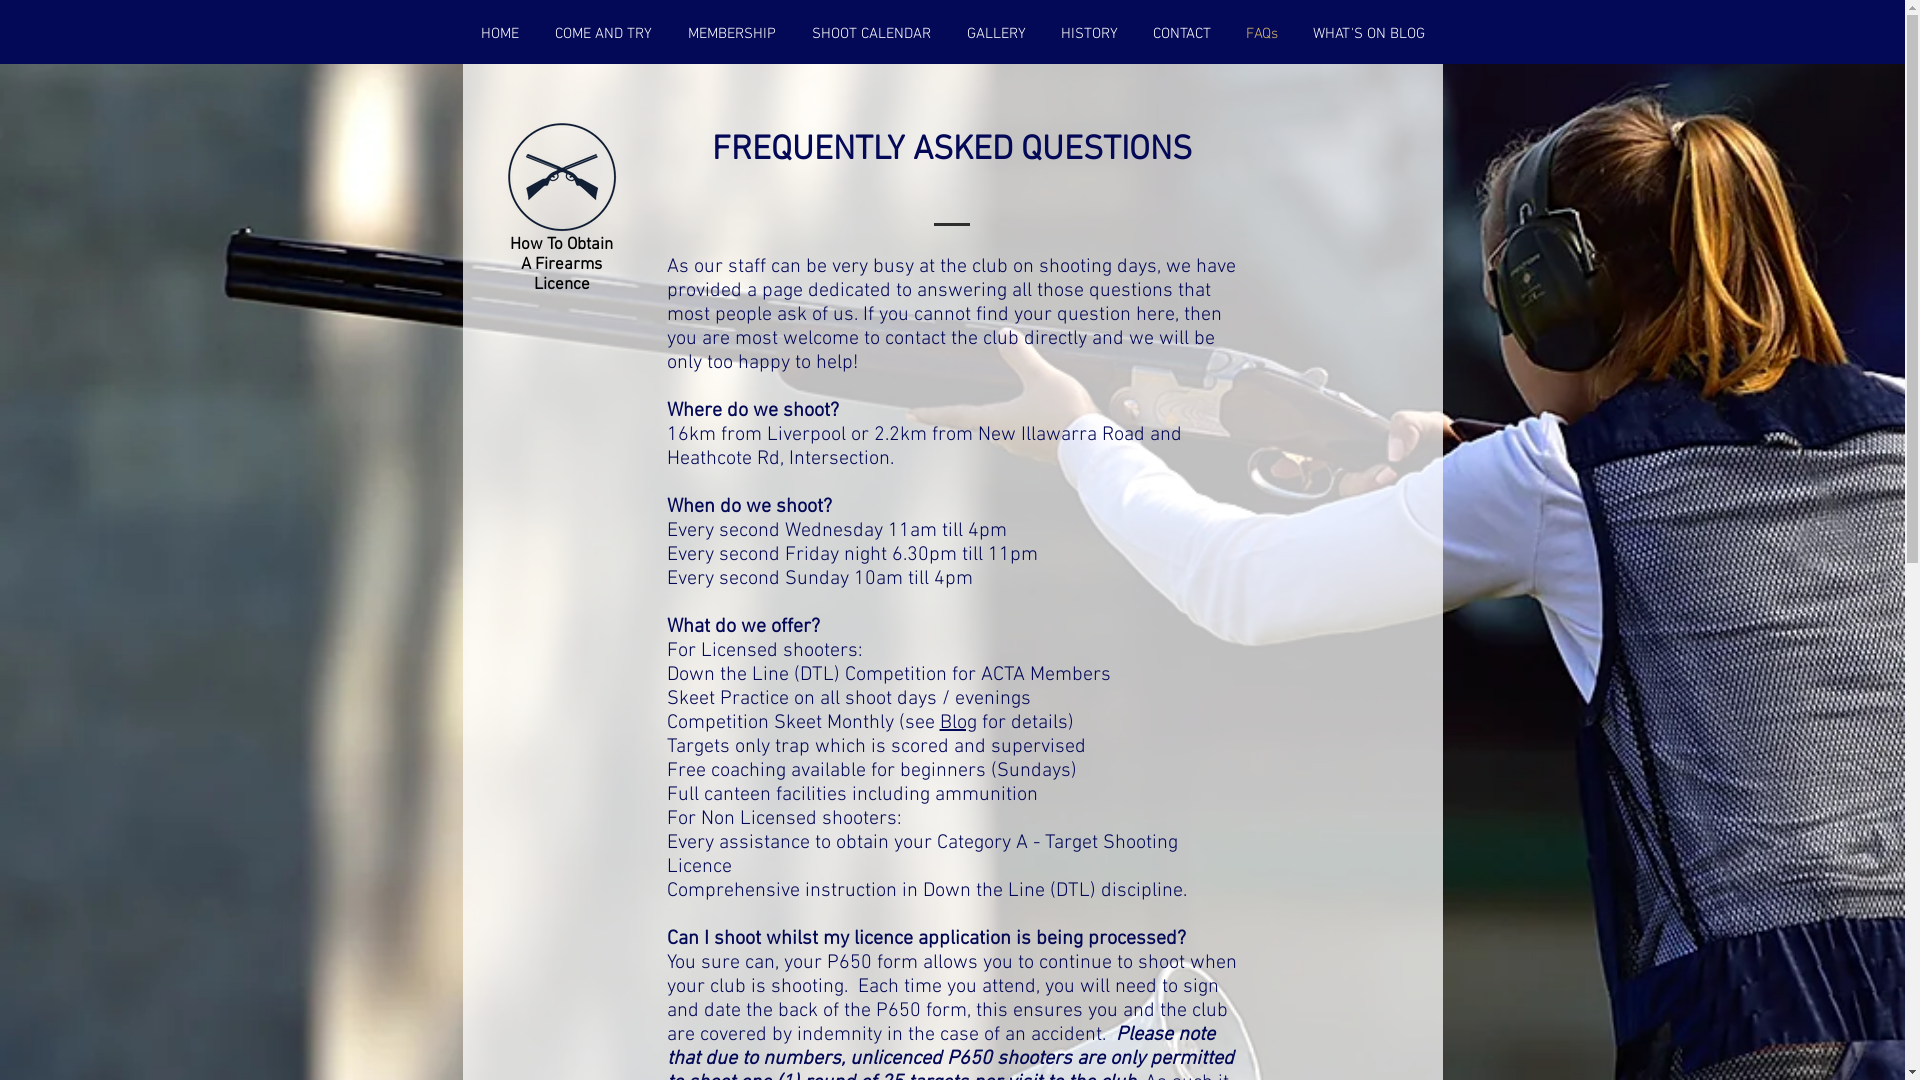  I want to click on 'GALLERY', so click(995, 34).